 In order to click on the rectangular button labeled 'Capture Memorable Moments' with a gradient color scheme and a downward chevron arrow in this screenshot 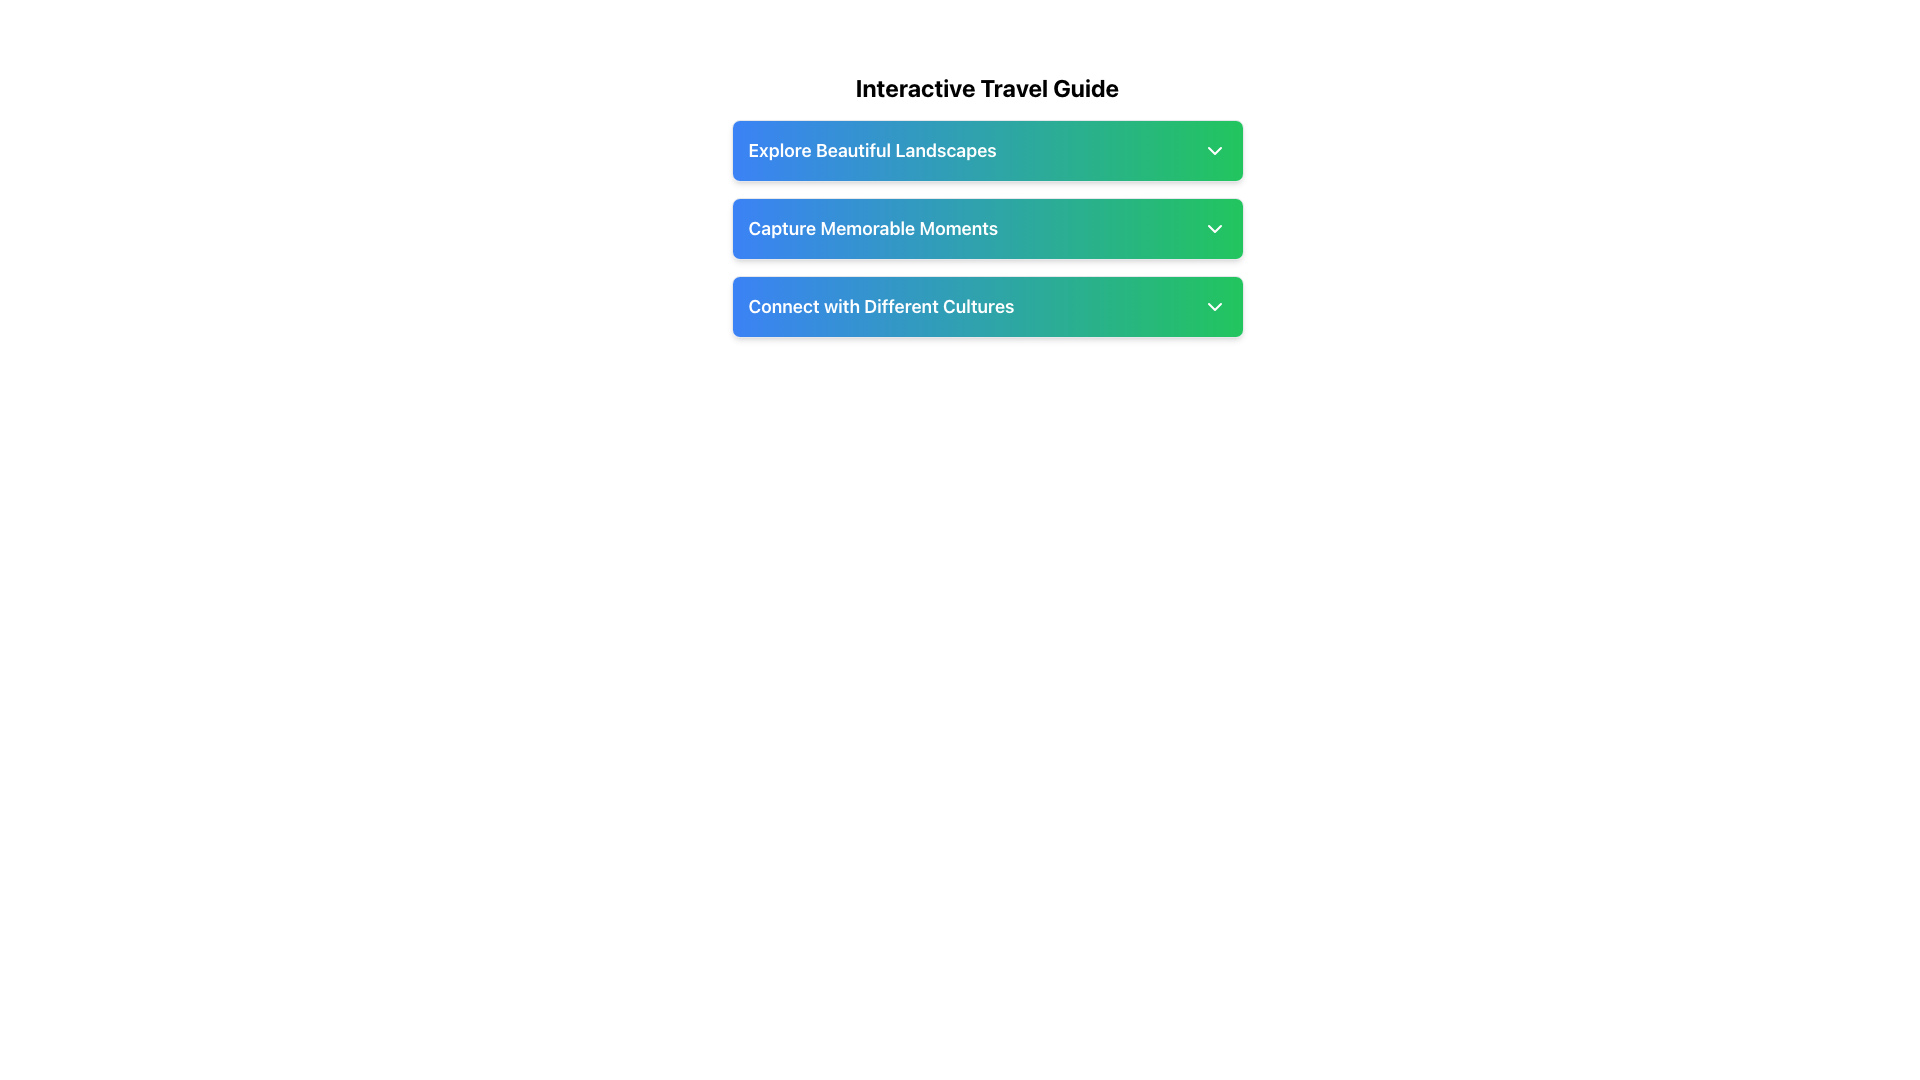, I will do `click(987, 227)`.